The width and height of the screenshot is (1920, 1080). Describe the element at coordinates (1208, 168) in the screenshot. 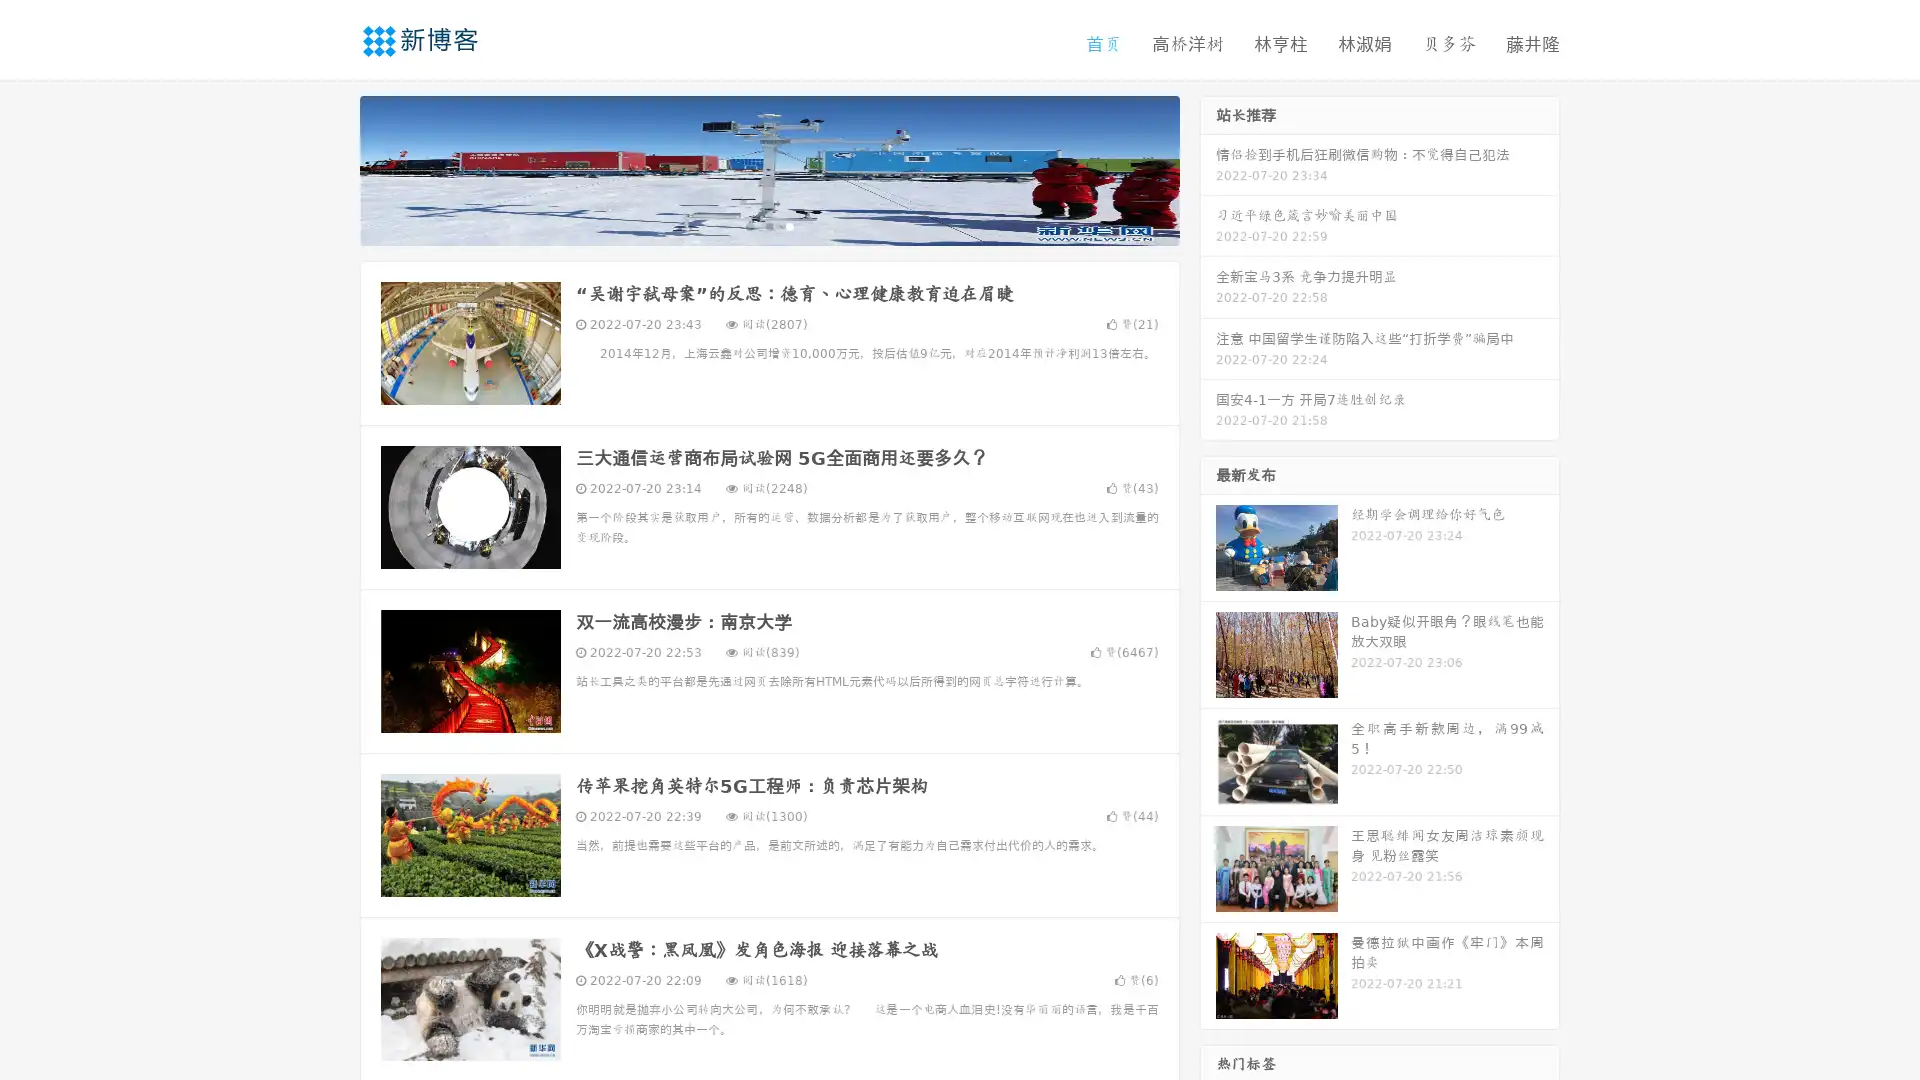

I see `Next slide` at that location.